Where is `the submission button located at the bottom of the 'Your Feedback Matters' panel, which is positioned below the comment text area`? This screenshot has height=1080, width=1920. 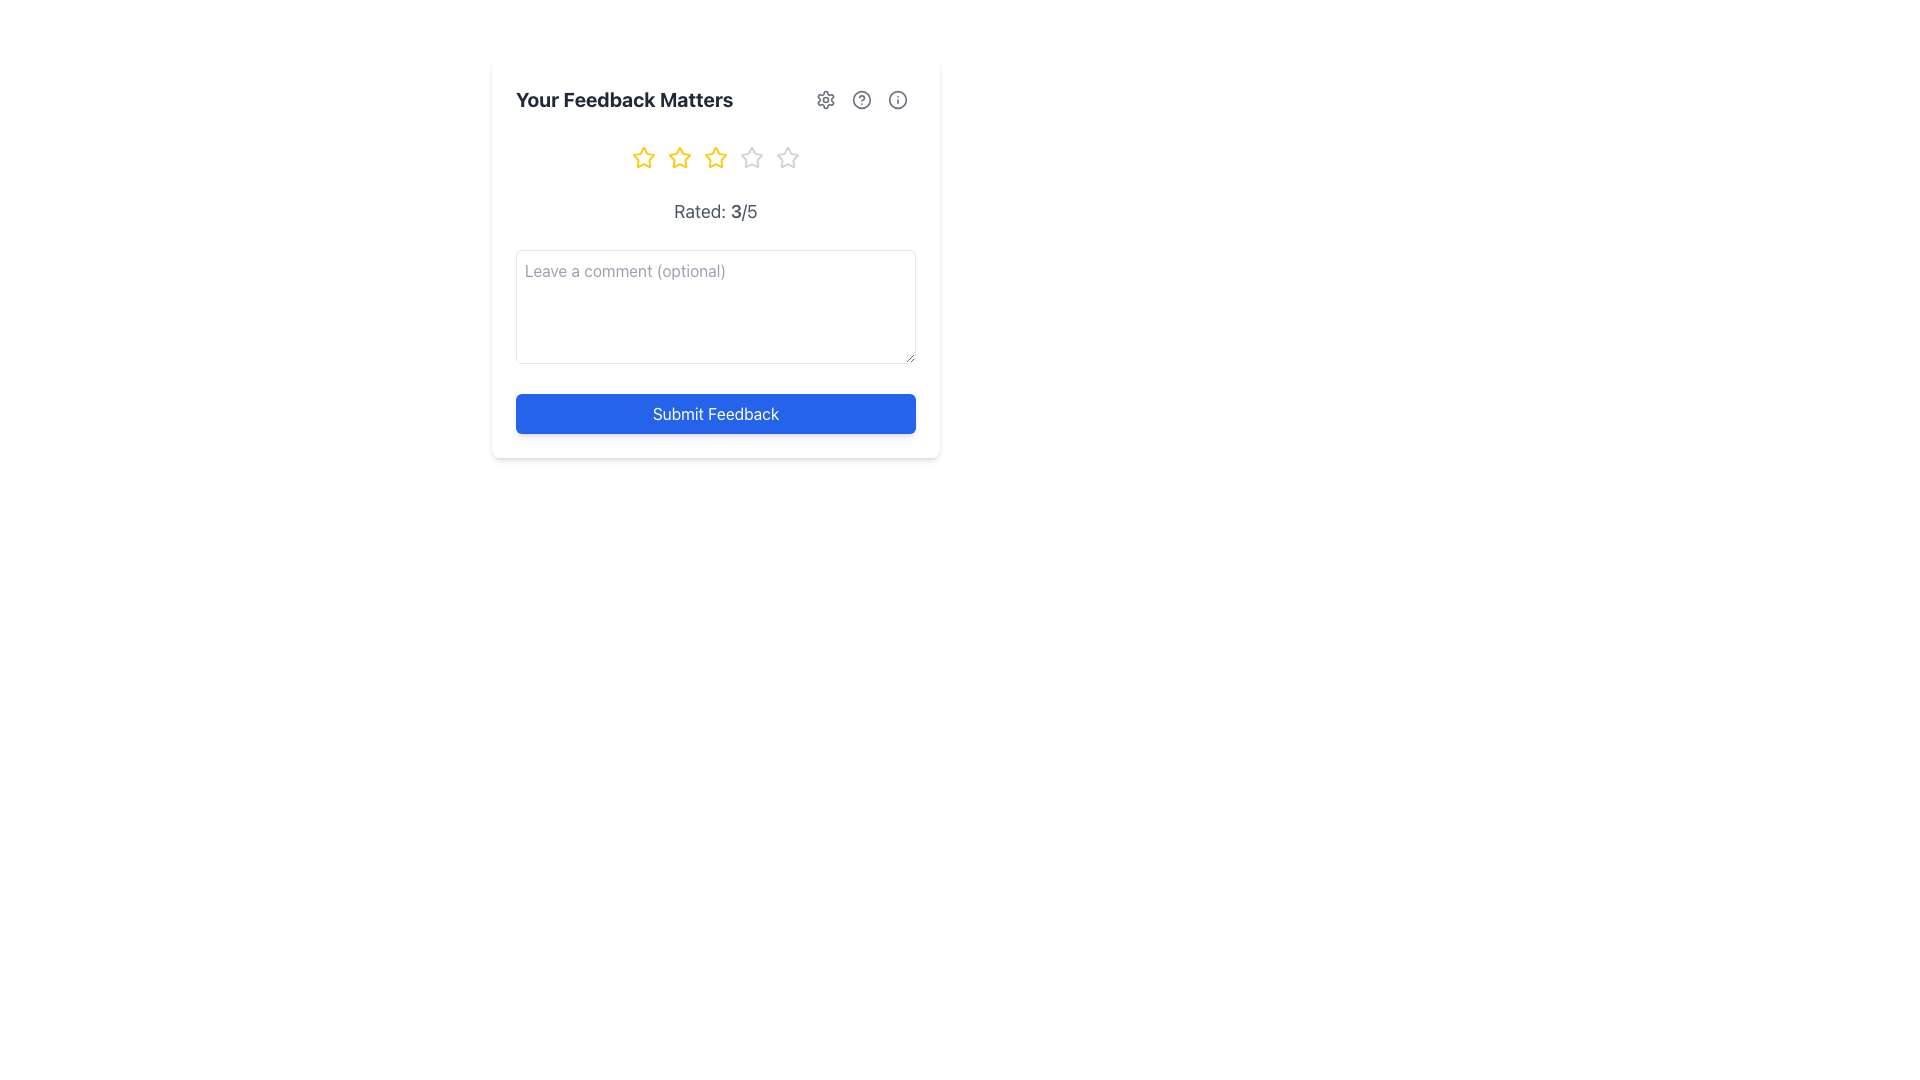
the submission button located at the bottom of the 'Your Feedback Matters' panel, which is positioned below the comment text area is located at coordinates (715, 412).